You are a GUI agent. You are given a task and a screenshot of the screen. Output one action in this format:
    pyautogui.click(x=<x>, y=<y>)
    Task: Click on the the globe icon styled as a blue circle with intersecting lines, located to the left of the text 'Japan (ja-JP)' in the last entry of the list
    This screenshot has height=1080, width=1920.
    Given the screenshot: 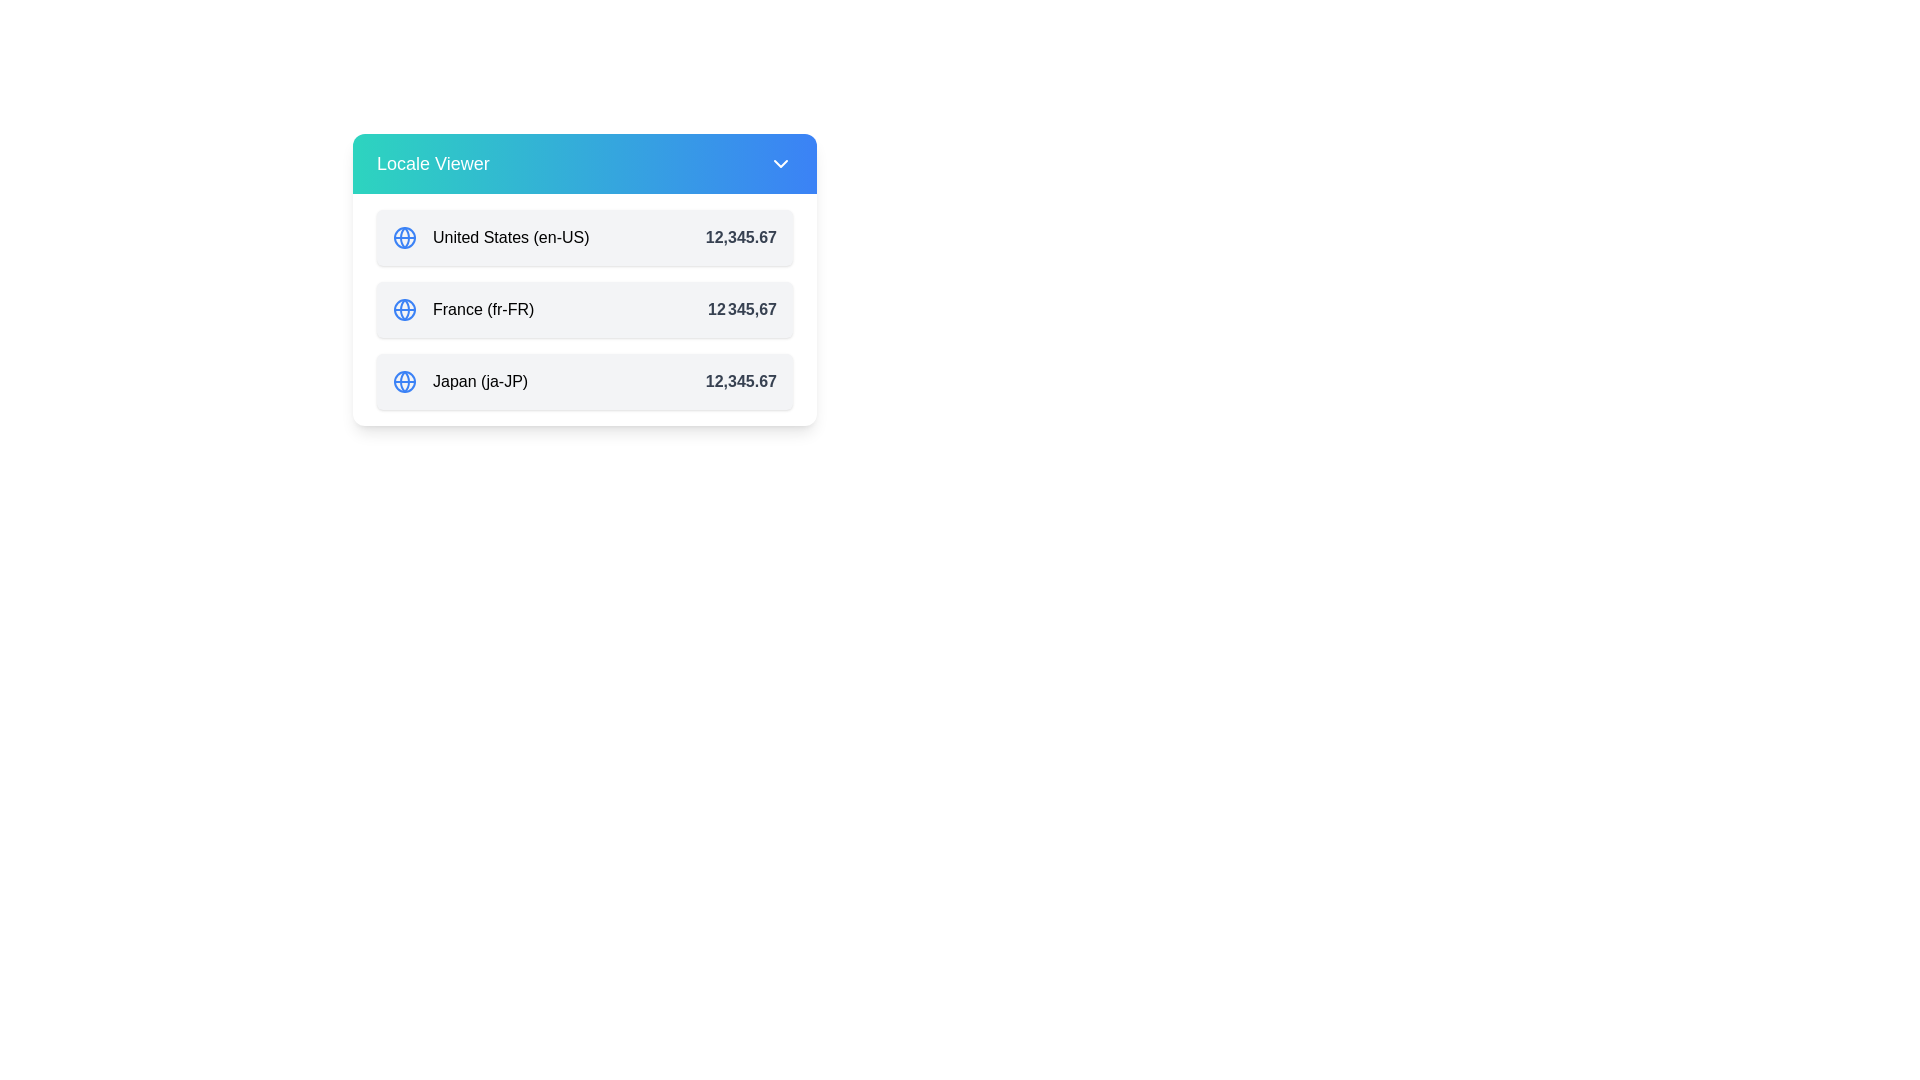 What is the action you would take?
    pyautogui.click(x=403, y=381)
    